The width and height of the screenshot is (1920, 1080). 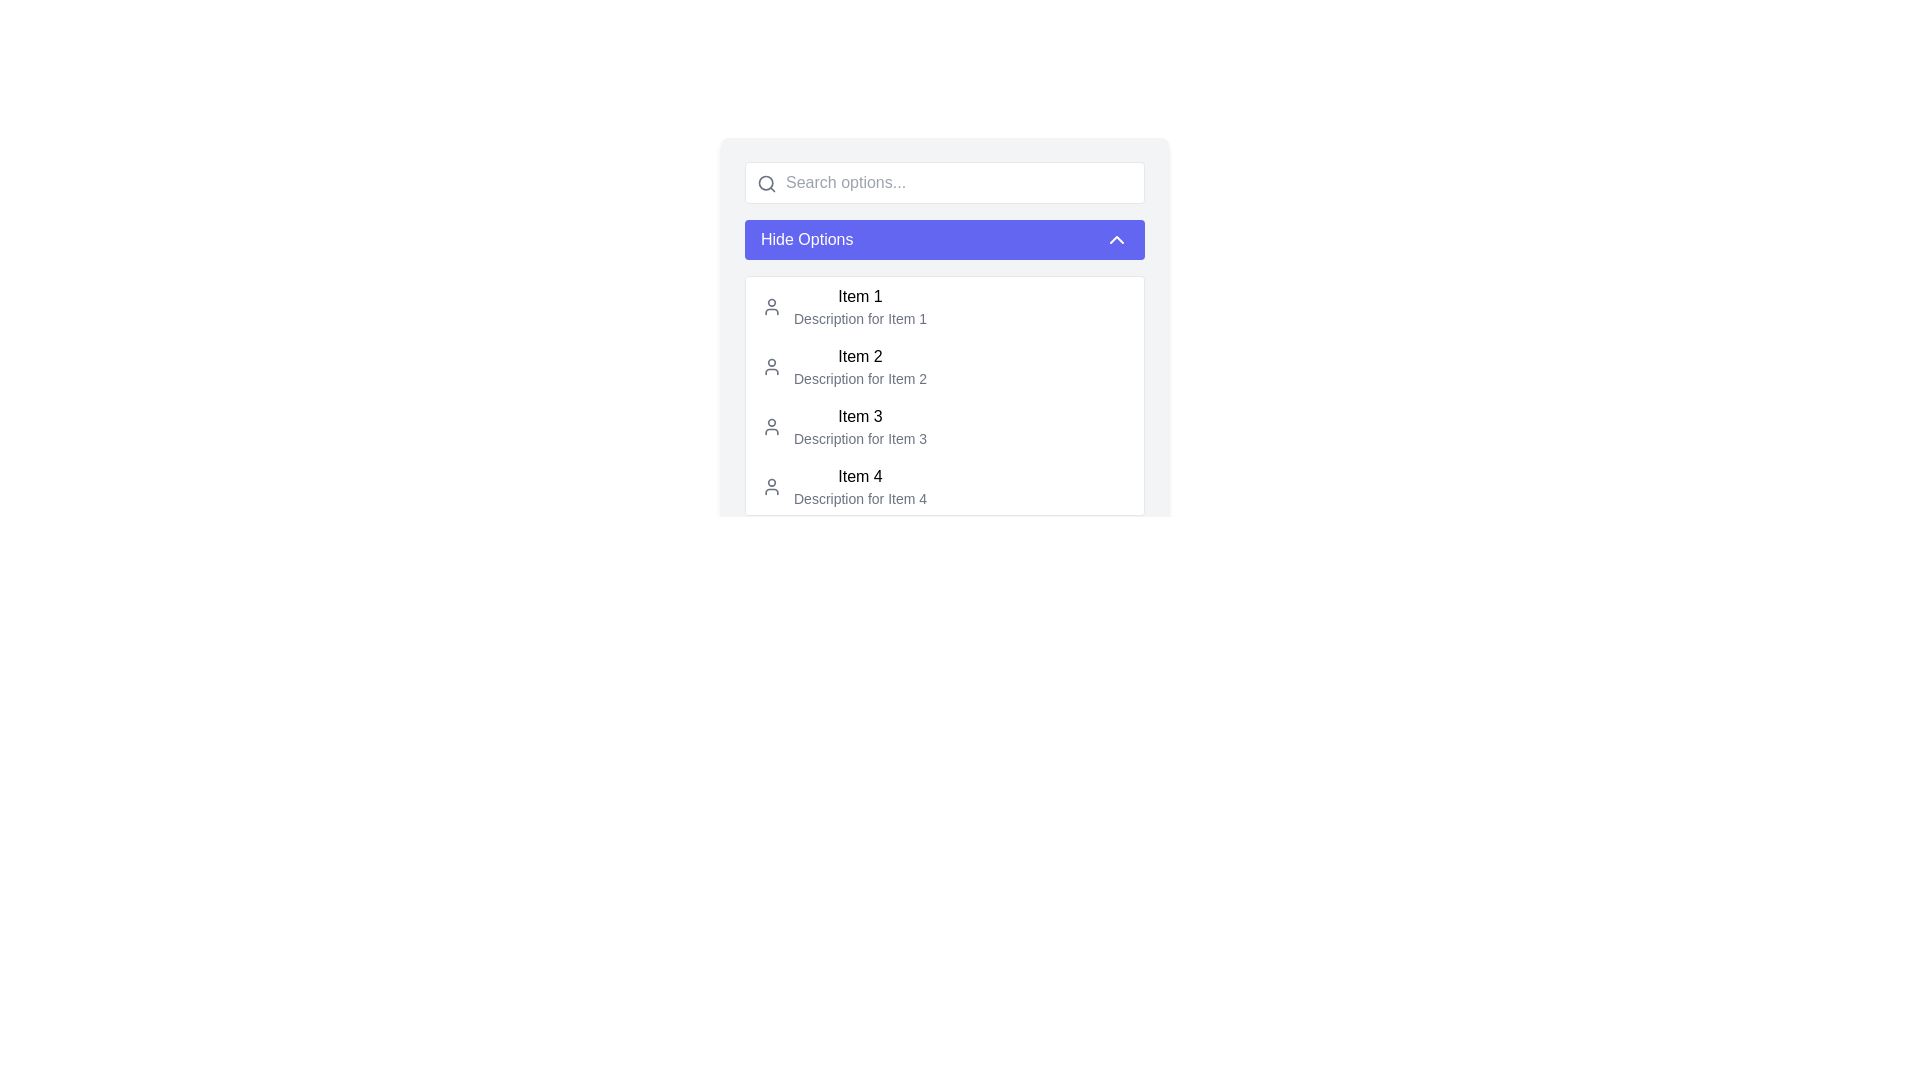 I want to click on the text label that reads 'Description for Item 2', which is styled in a smaller font size and gray color, located directly below the bolded 'Item 2' text, so click(x=860, y=378).